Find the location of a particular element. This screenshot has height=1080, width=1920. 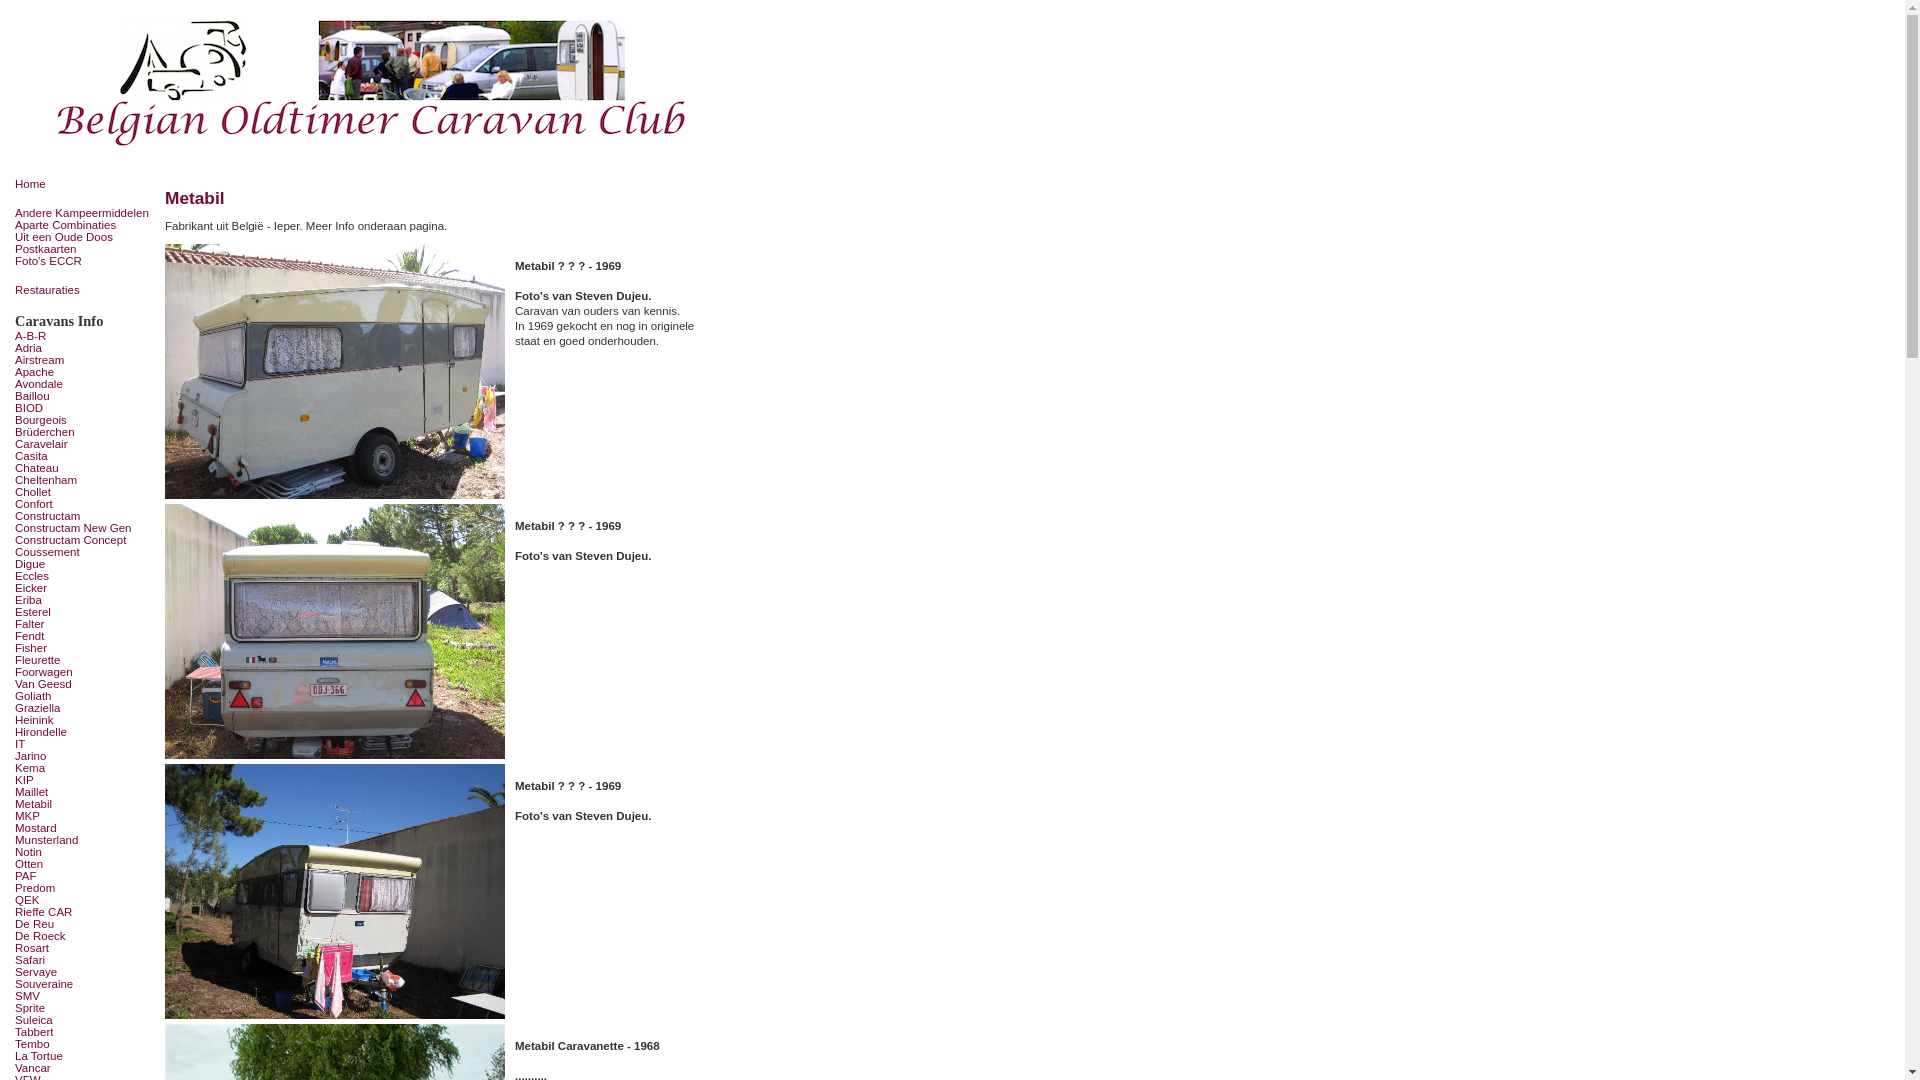

'Bourgeois' is located at coordinates (14, 419).